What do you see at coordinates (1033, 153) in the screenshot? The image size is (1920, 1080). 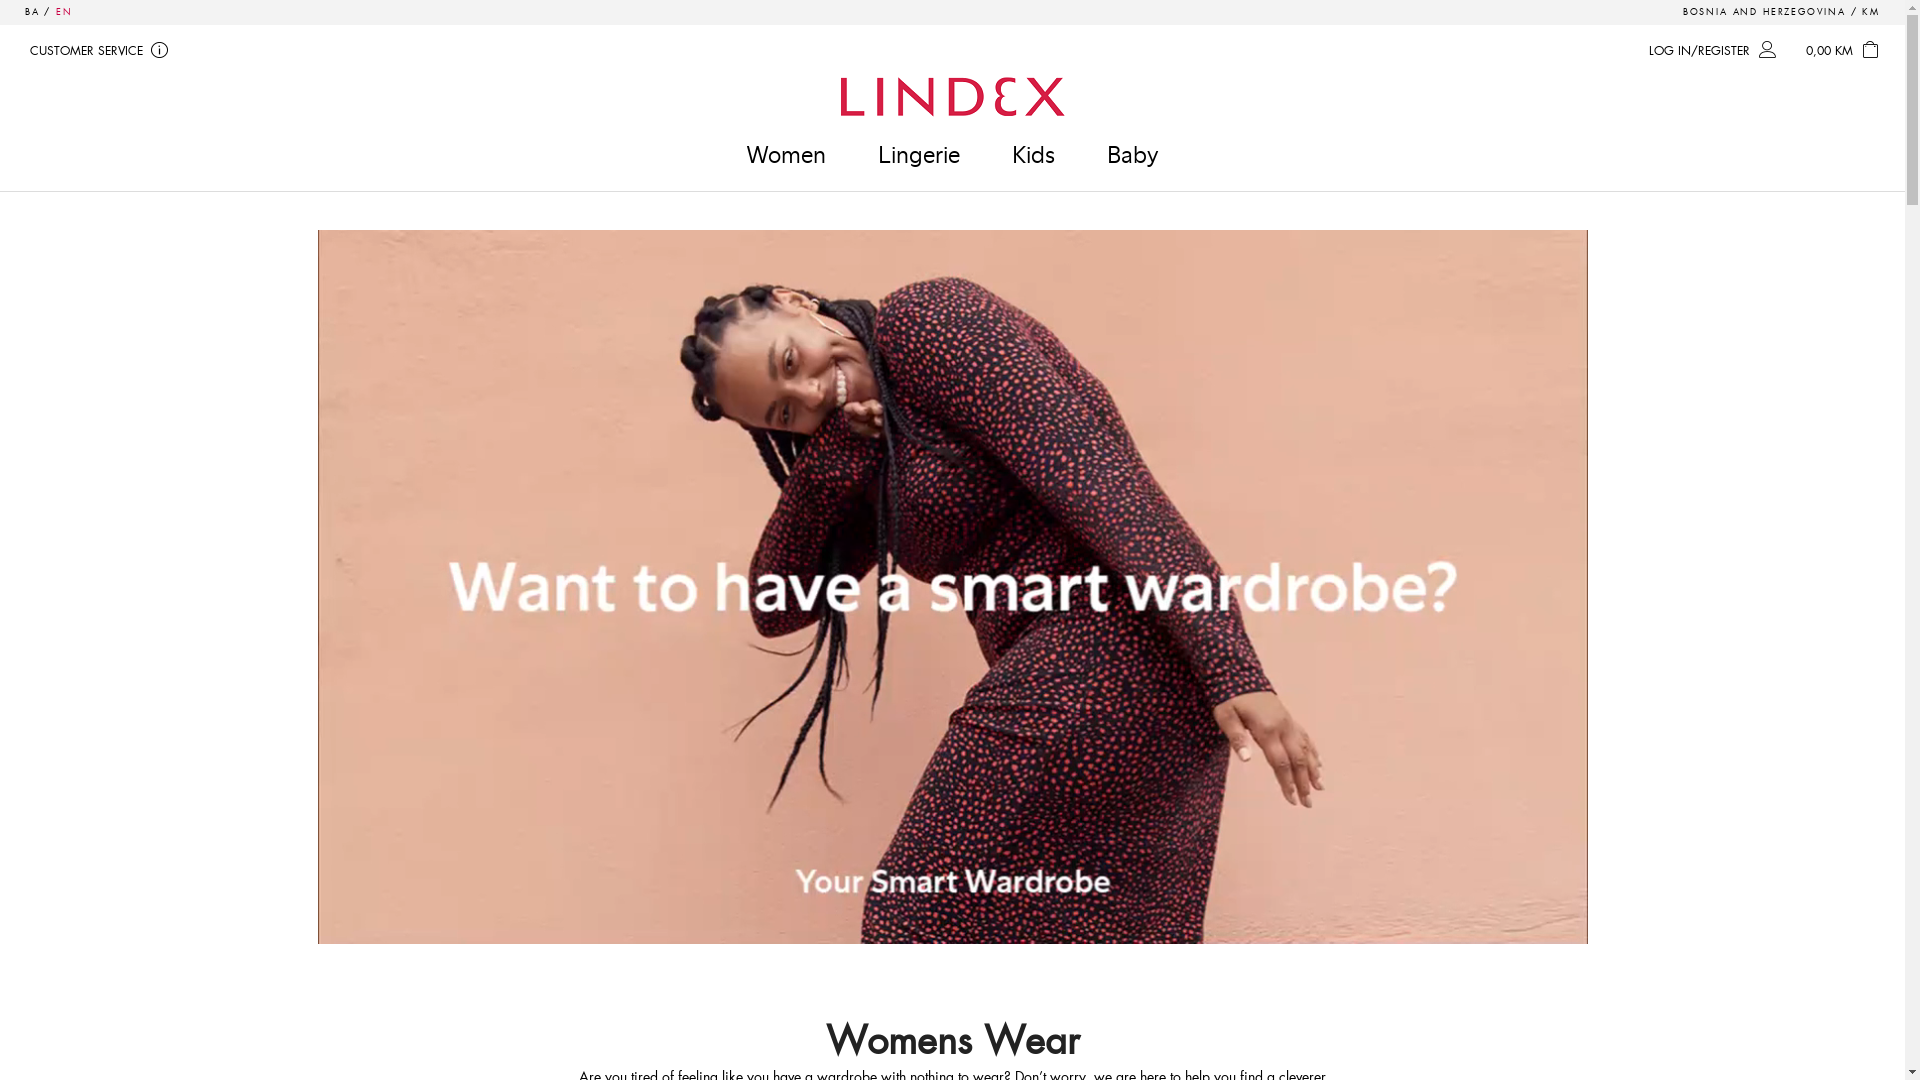 I see `'Kids'` at bounding box center [1033, 153].